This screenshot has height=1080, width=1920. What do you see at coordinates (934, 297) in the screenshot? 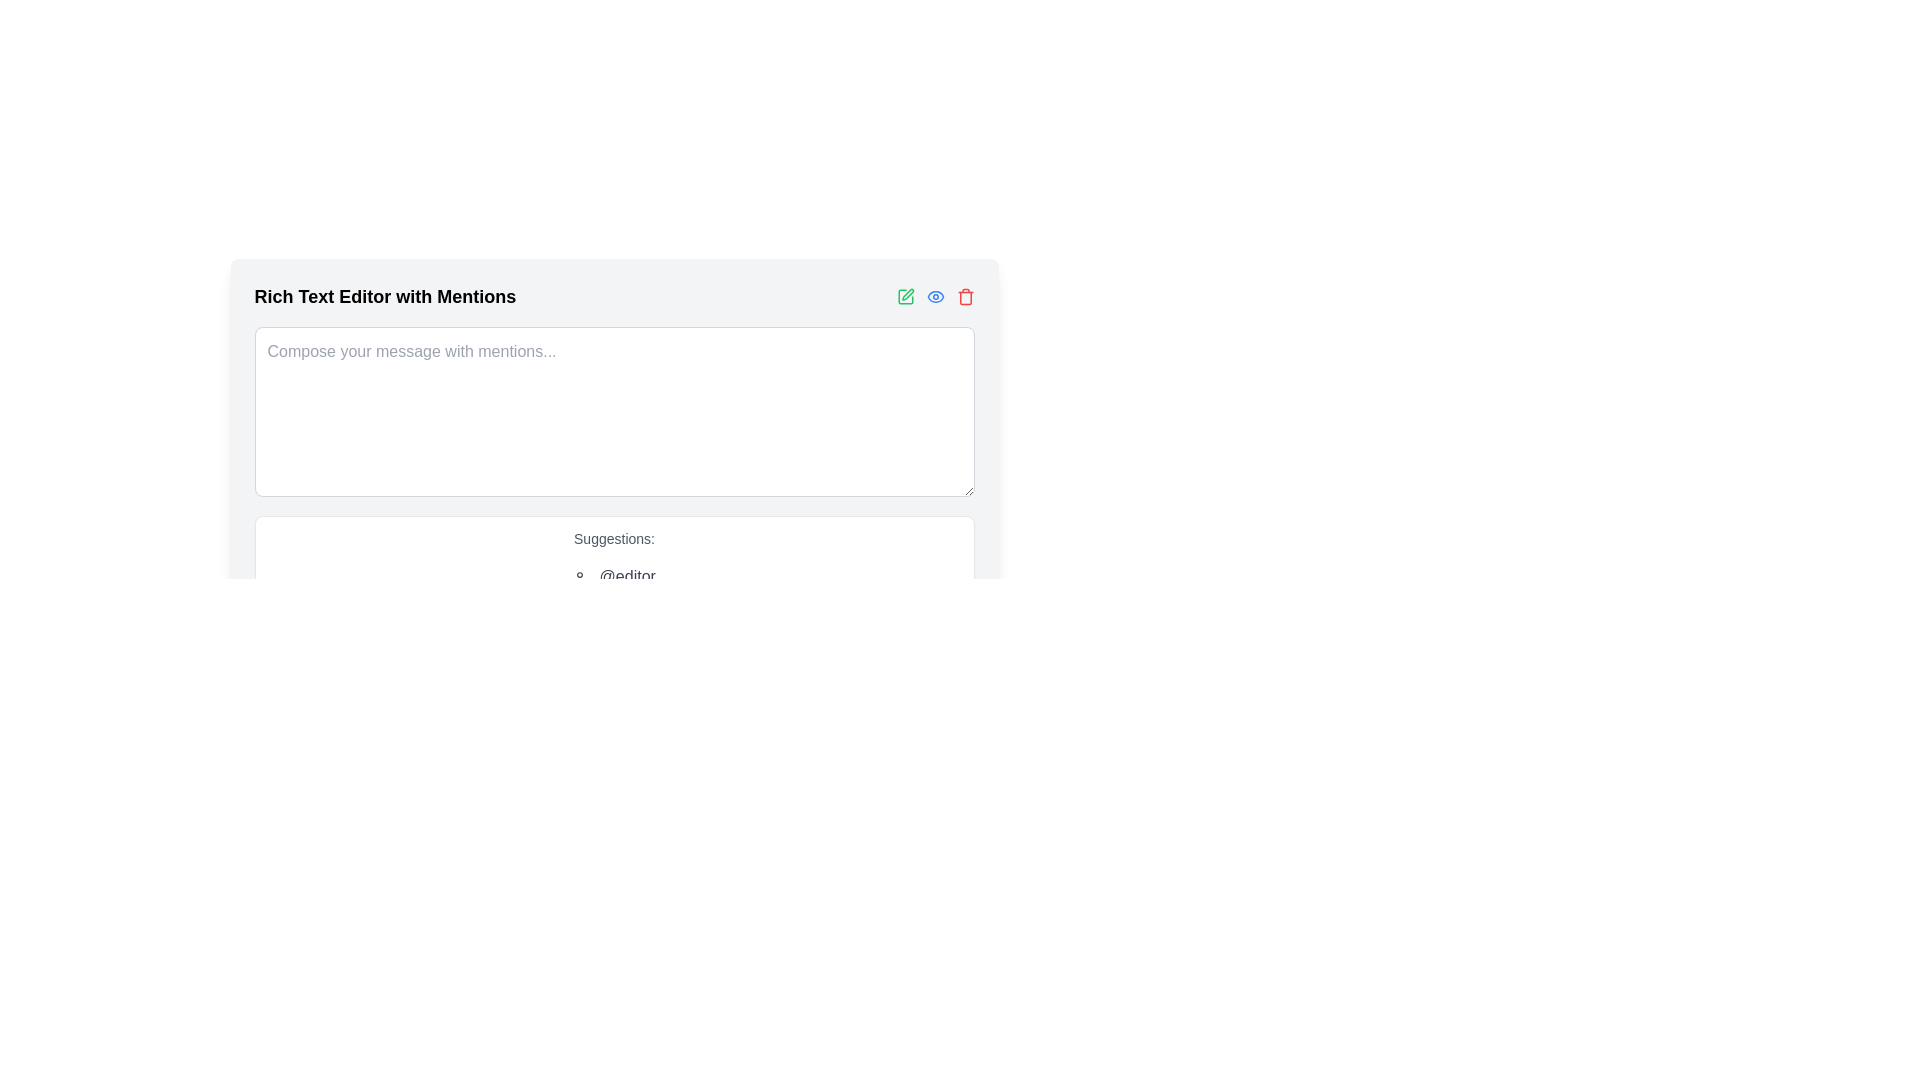
I see `the blue 'View' icon button, which is the second icon in a horizontal group of three icons at the top-right of the text editor interface` at bounding box center [934, 297].